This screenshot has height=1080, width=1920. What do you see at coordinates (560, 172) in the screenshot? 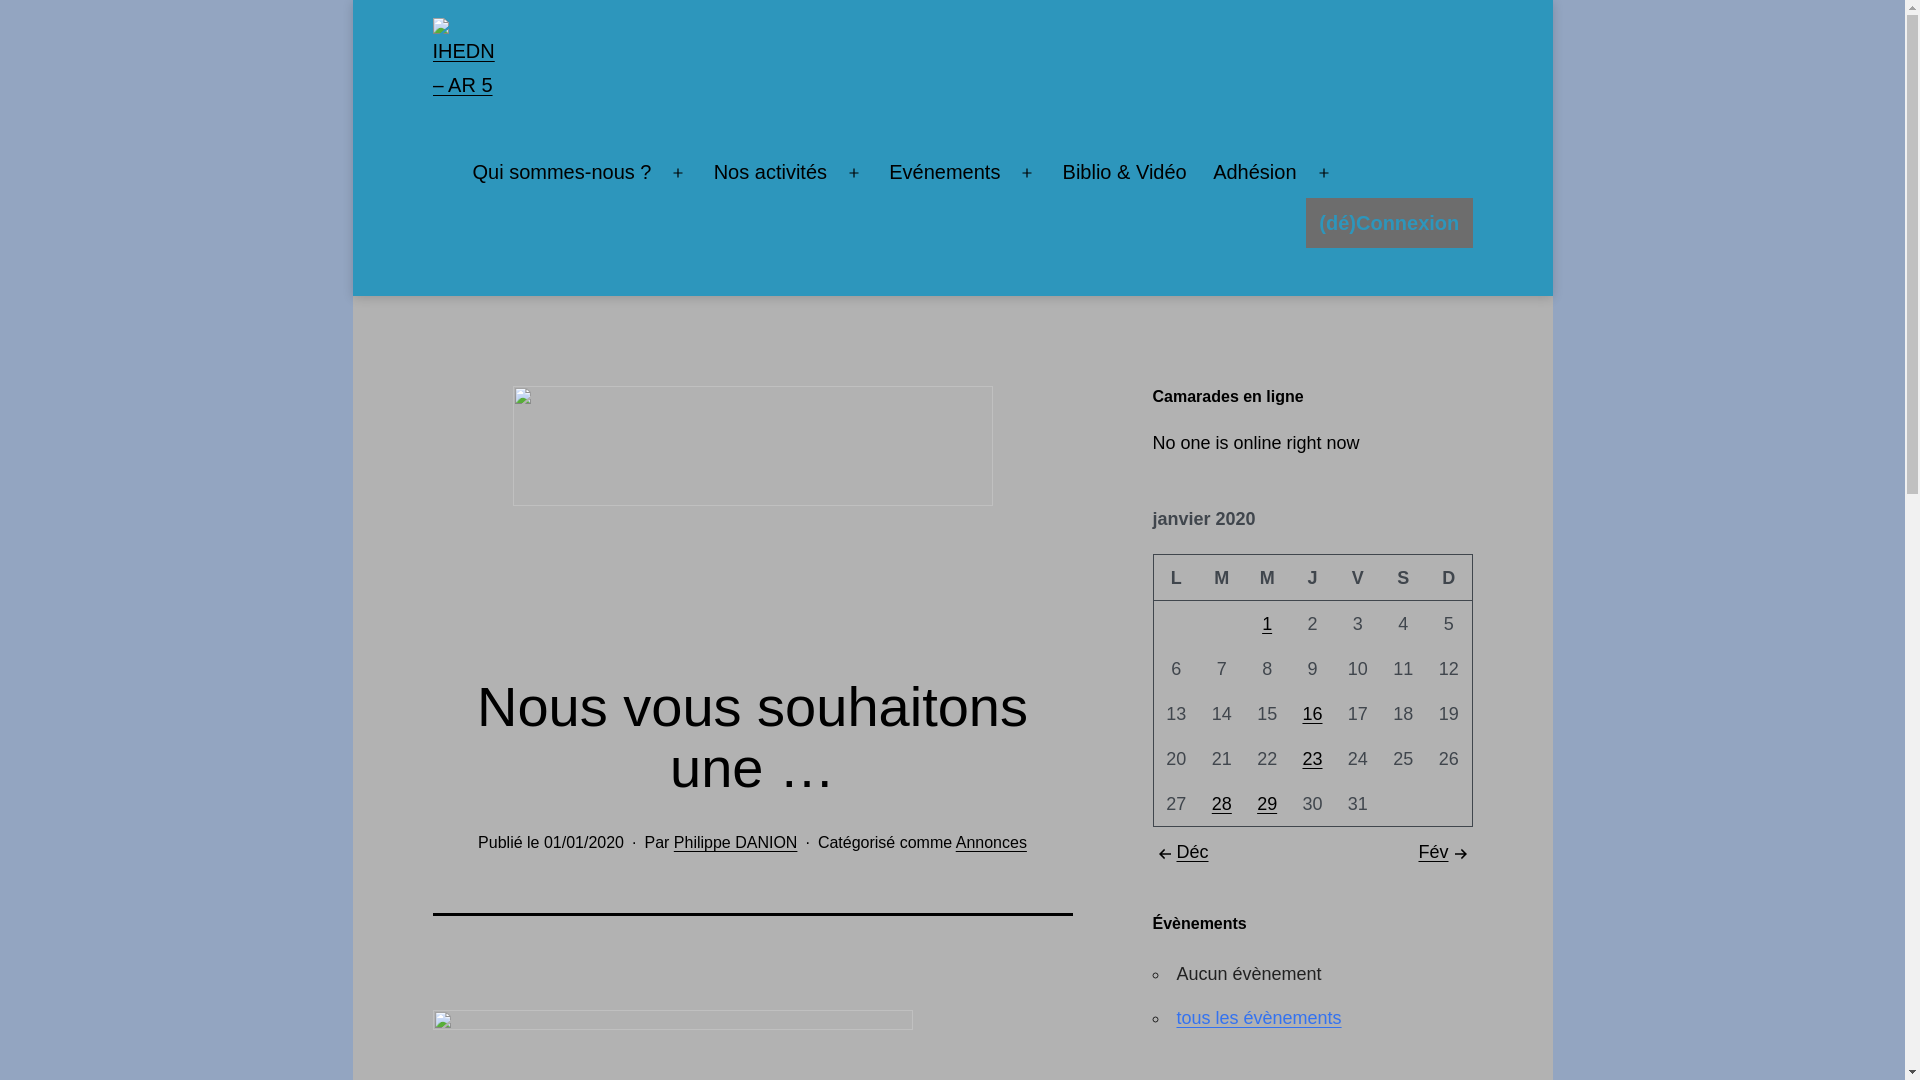
I see `'Qui sommes-nous ?'` at bounding box center [560, 172].